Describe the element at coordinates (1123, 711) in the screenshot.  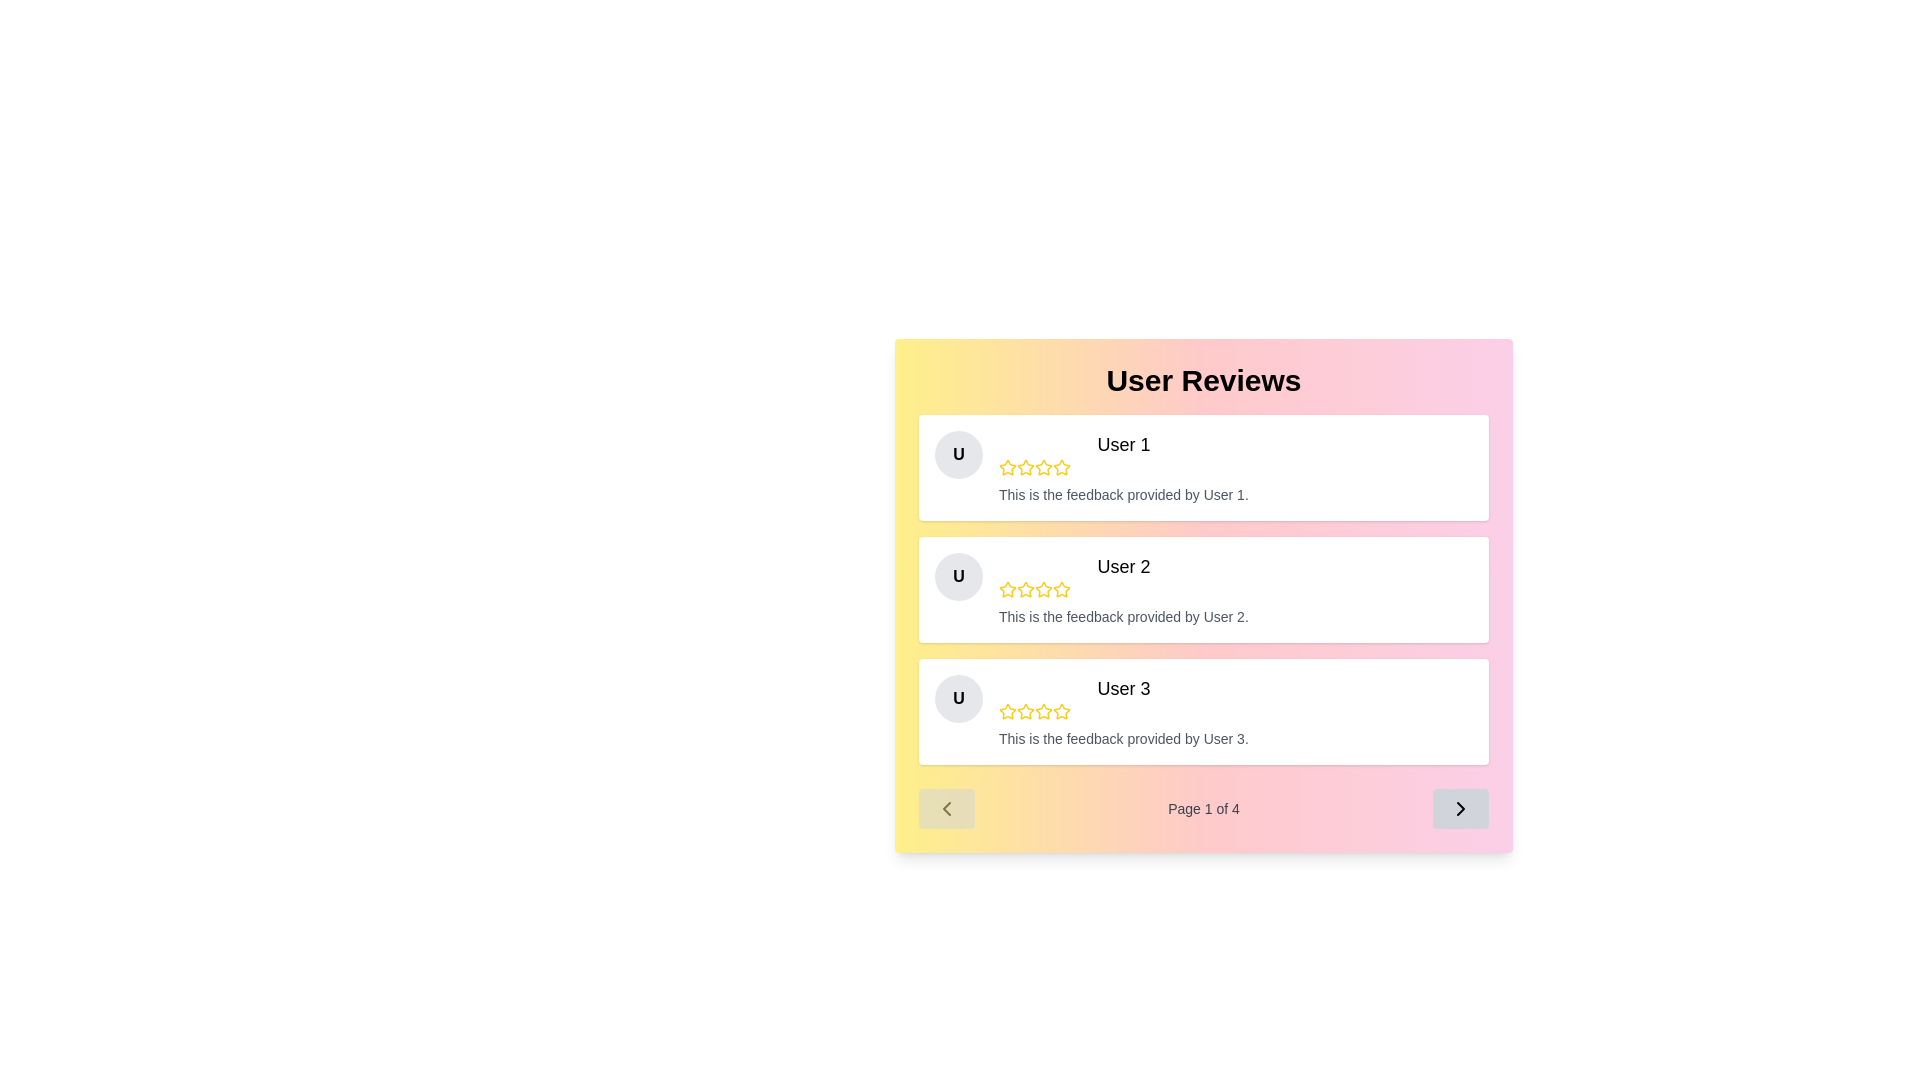
I see `the rating stars represented by five yellow star icons located below the header 'User 3' and above the feedback text` at that location.